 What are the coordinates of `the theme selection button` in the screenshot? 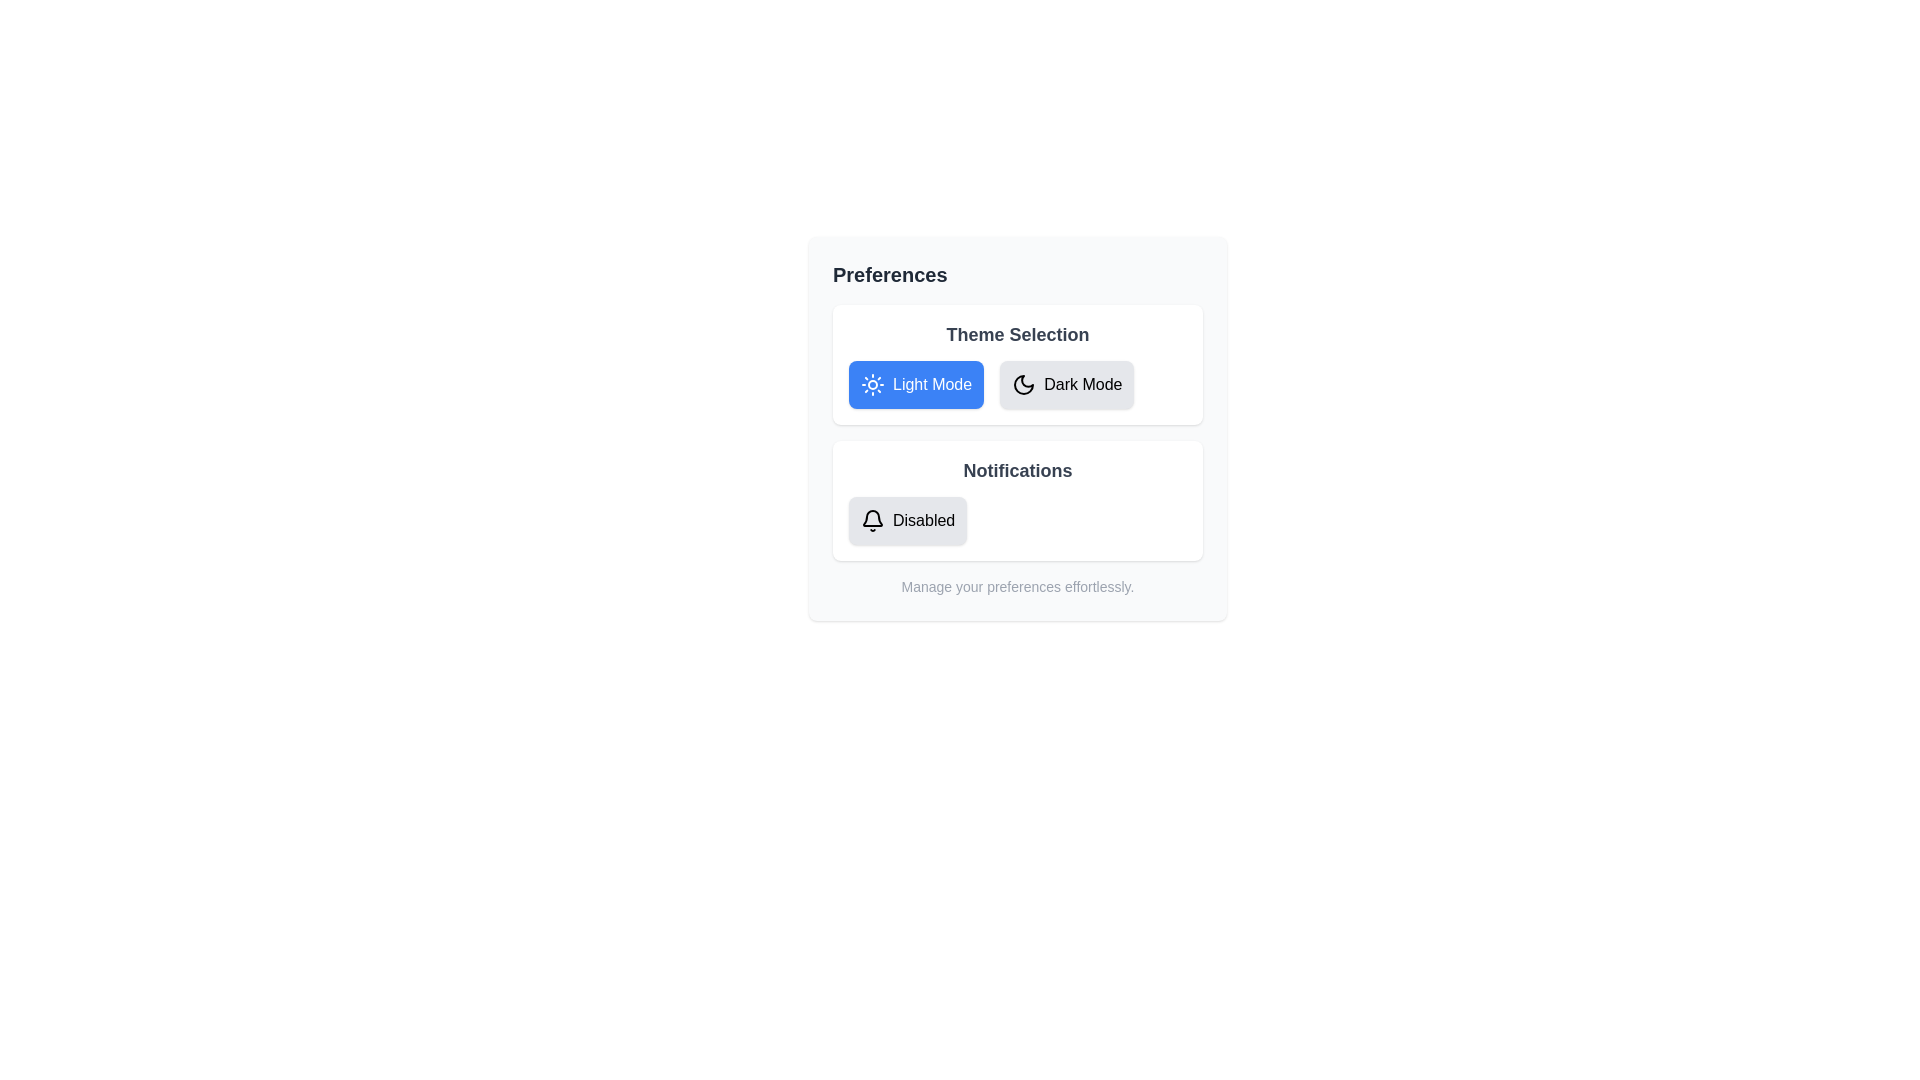 It's located at (1066, 385).